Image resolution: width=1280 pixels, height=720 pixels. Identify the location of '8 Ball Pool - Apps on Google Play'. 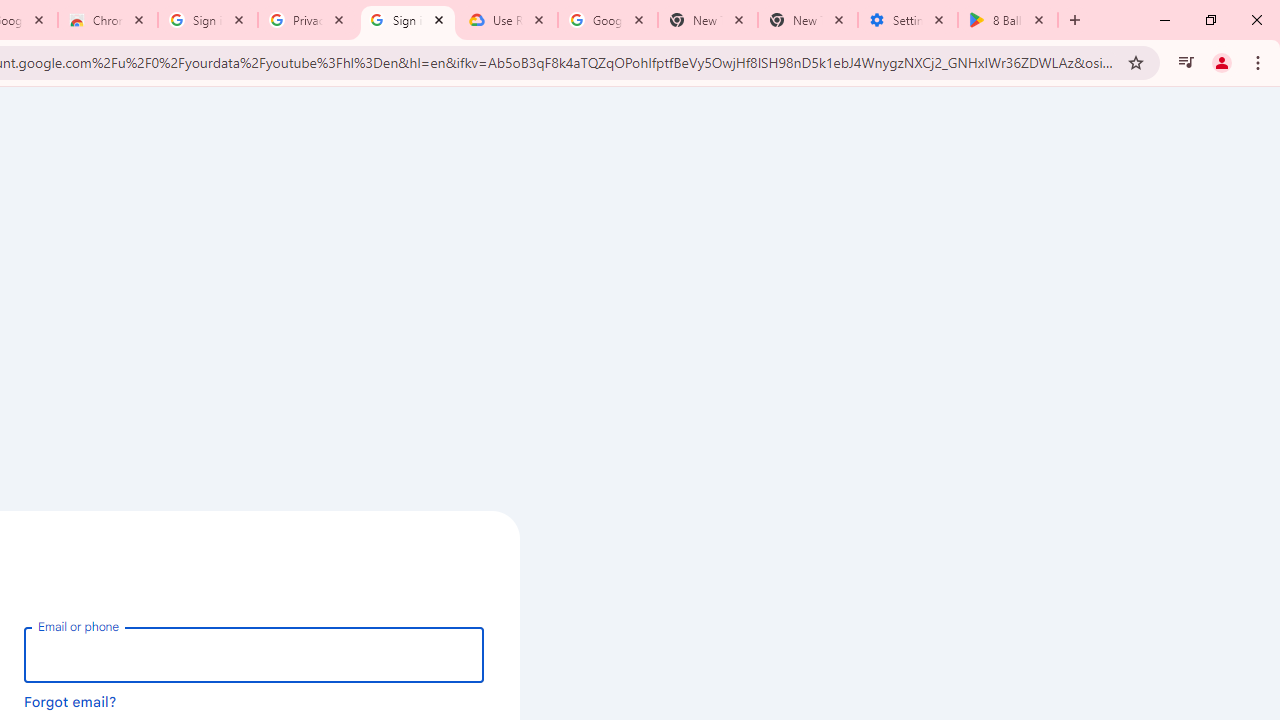
(1008, 20).